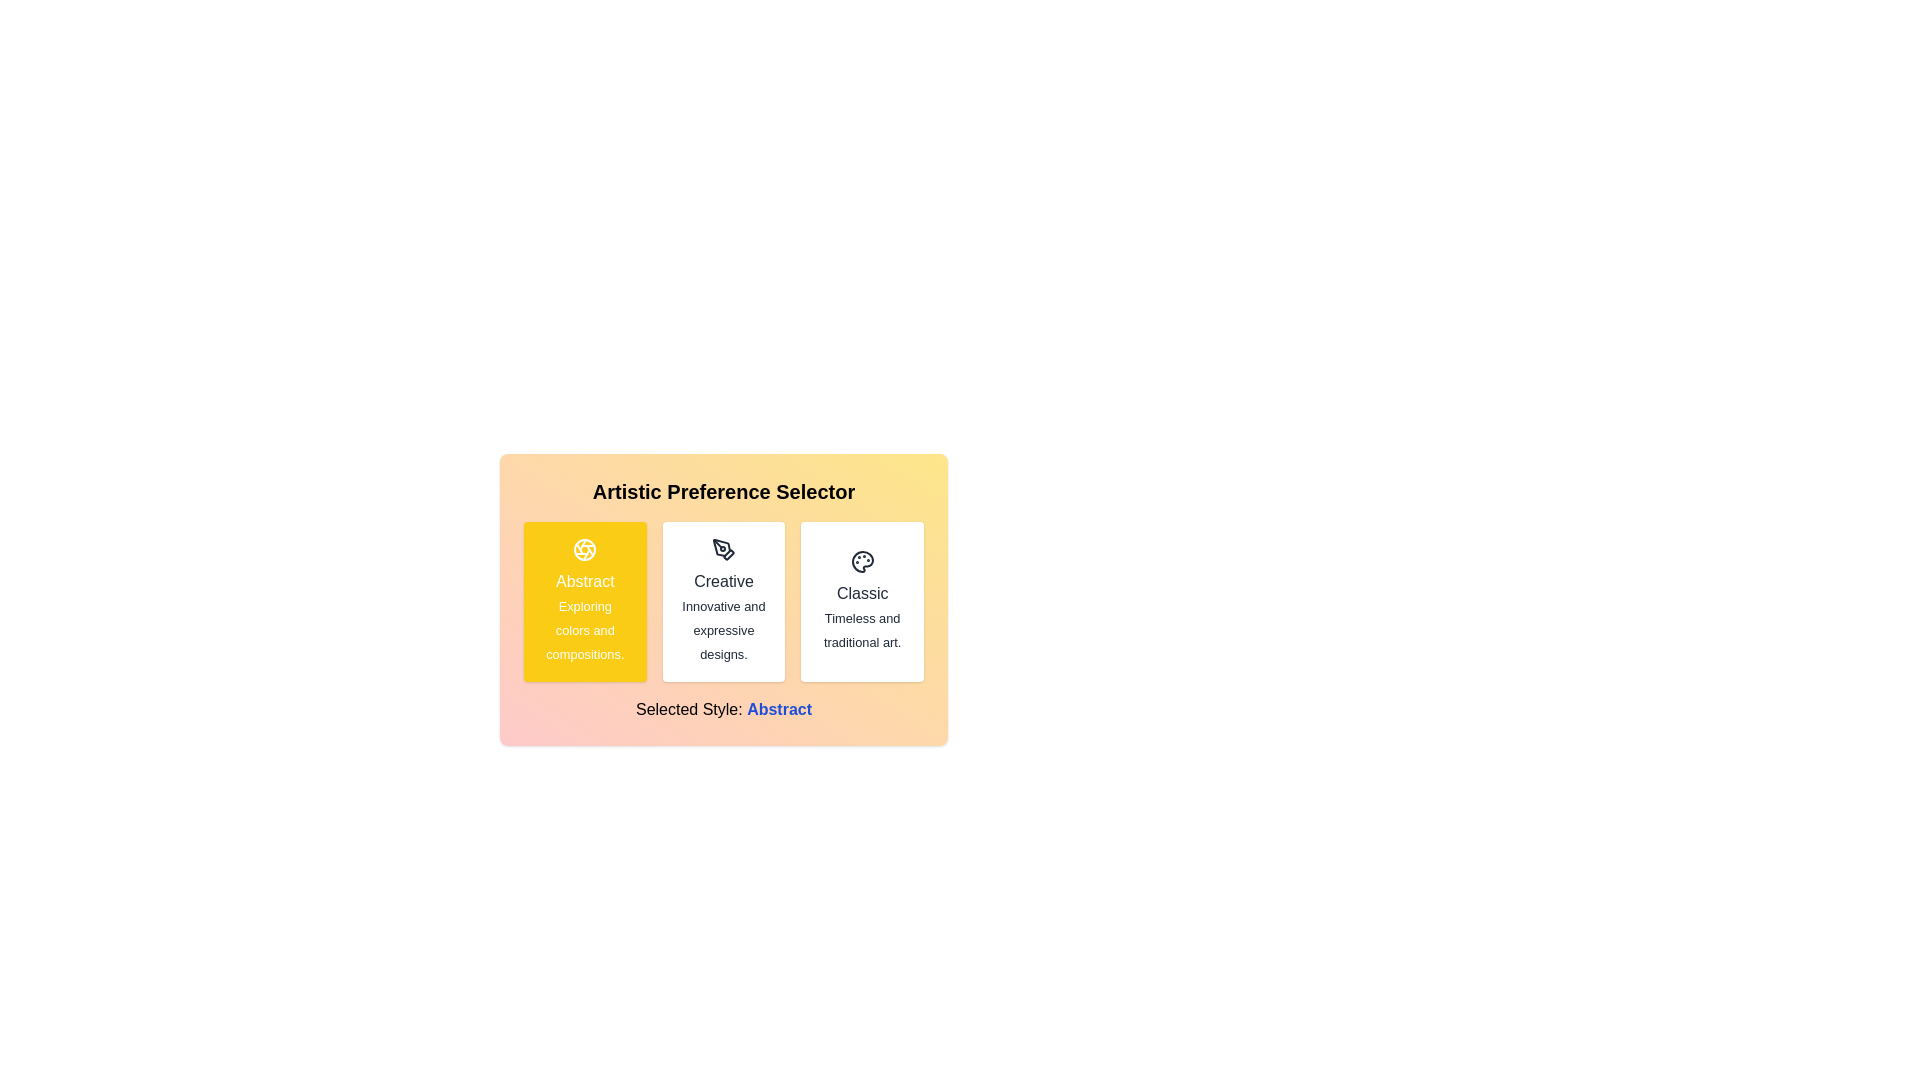 Image resolution: width=1920 pixels, height=1080 pixels. Describe the element at coordinates (862, 600) in the screenshot. I see `the button corresponding to Classic to read its description` at that location.